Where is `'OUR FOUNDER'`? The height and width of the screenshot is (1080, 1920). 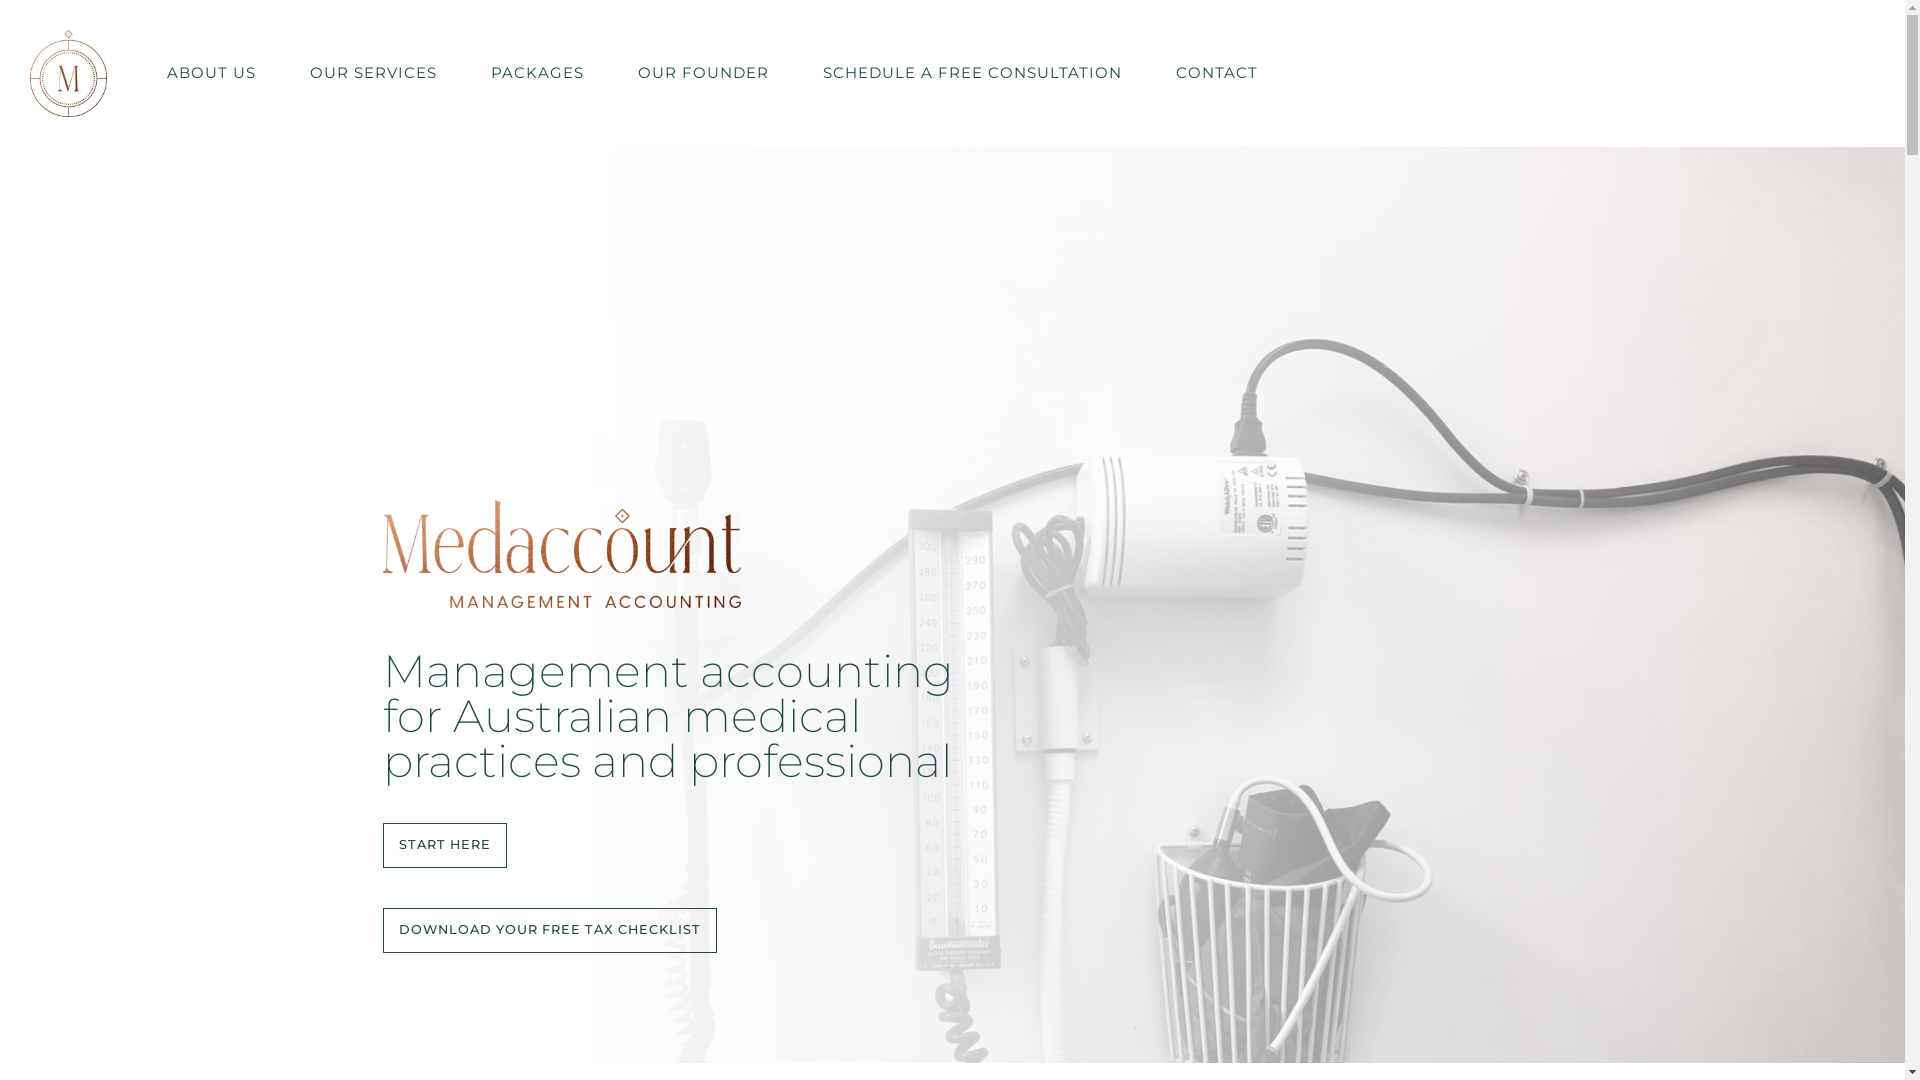
'OUR FOUNDER' is located at coordinates (703, 72).